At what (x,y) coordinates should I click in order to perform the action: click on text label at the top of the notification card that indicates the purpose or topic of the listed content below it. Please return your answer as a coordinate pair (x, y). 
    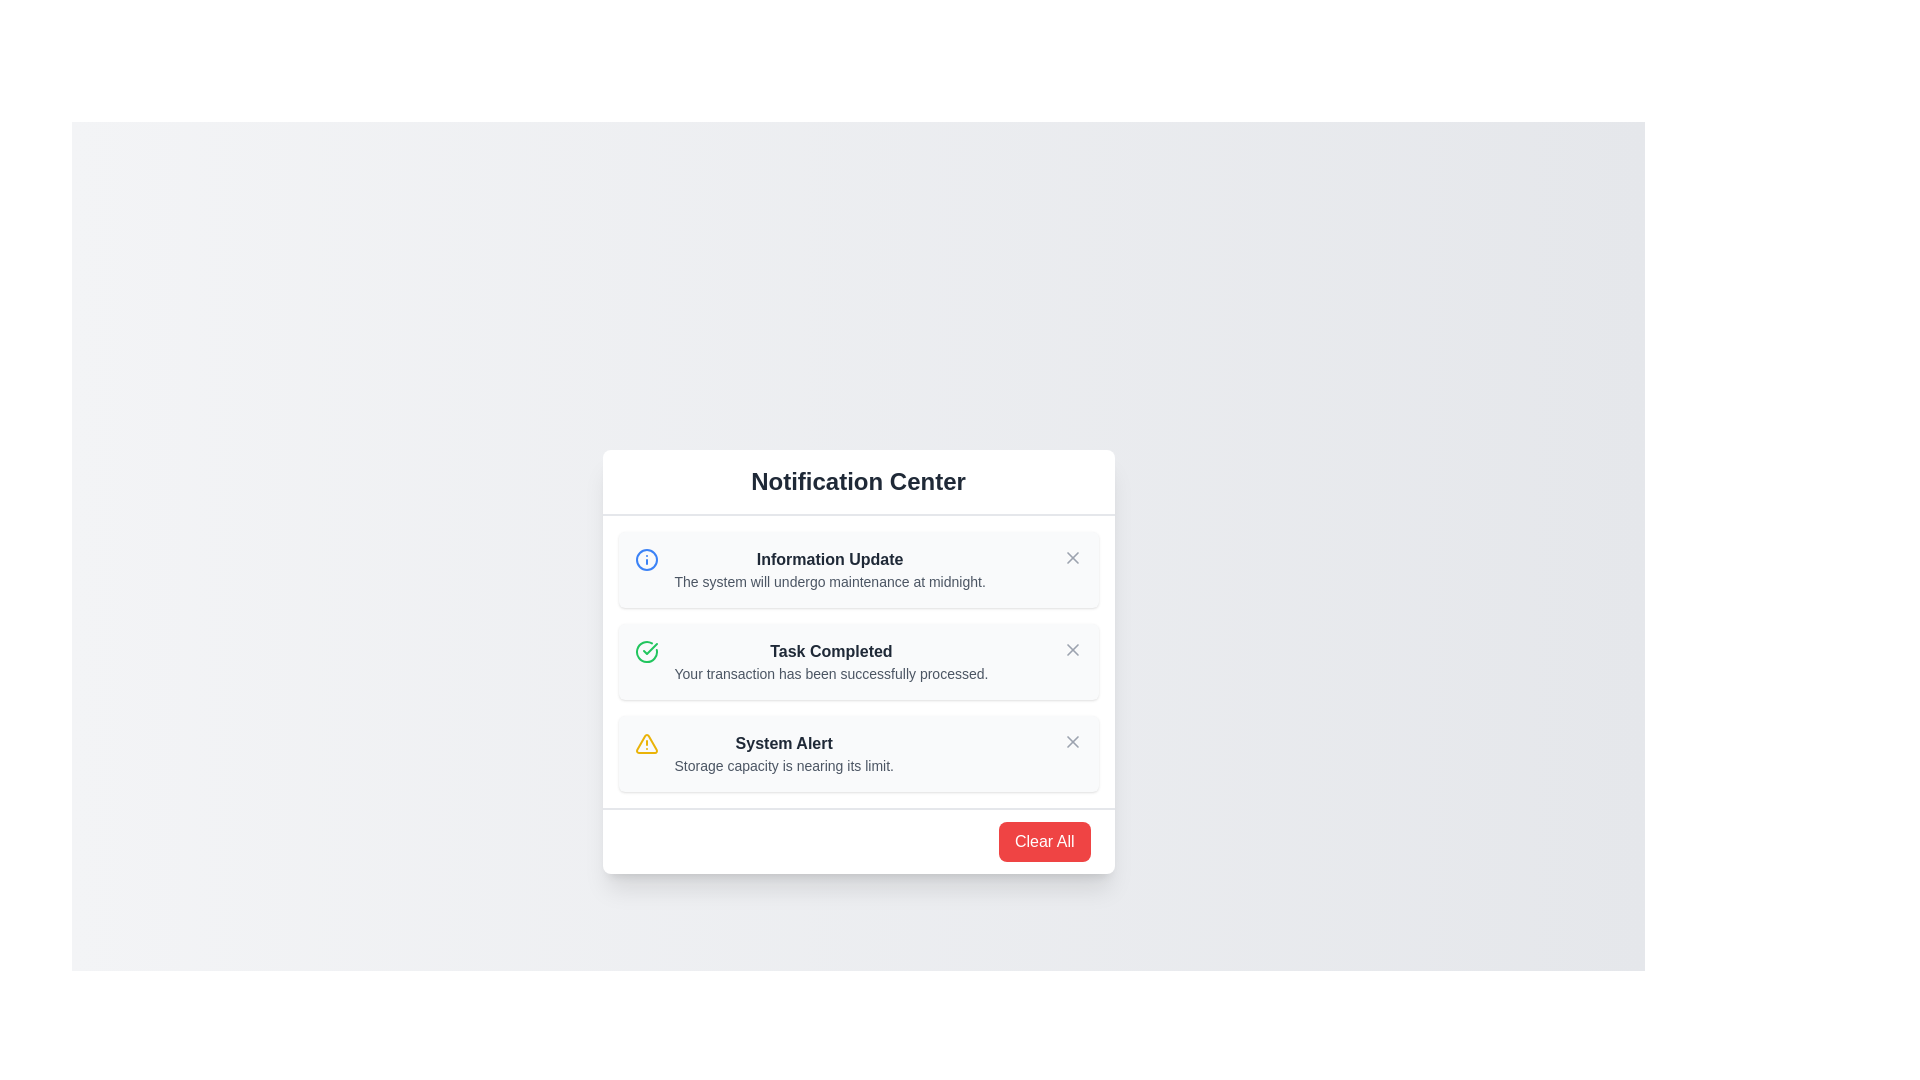
    Looking at the image, I should click on (858, 482).